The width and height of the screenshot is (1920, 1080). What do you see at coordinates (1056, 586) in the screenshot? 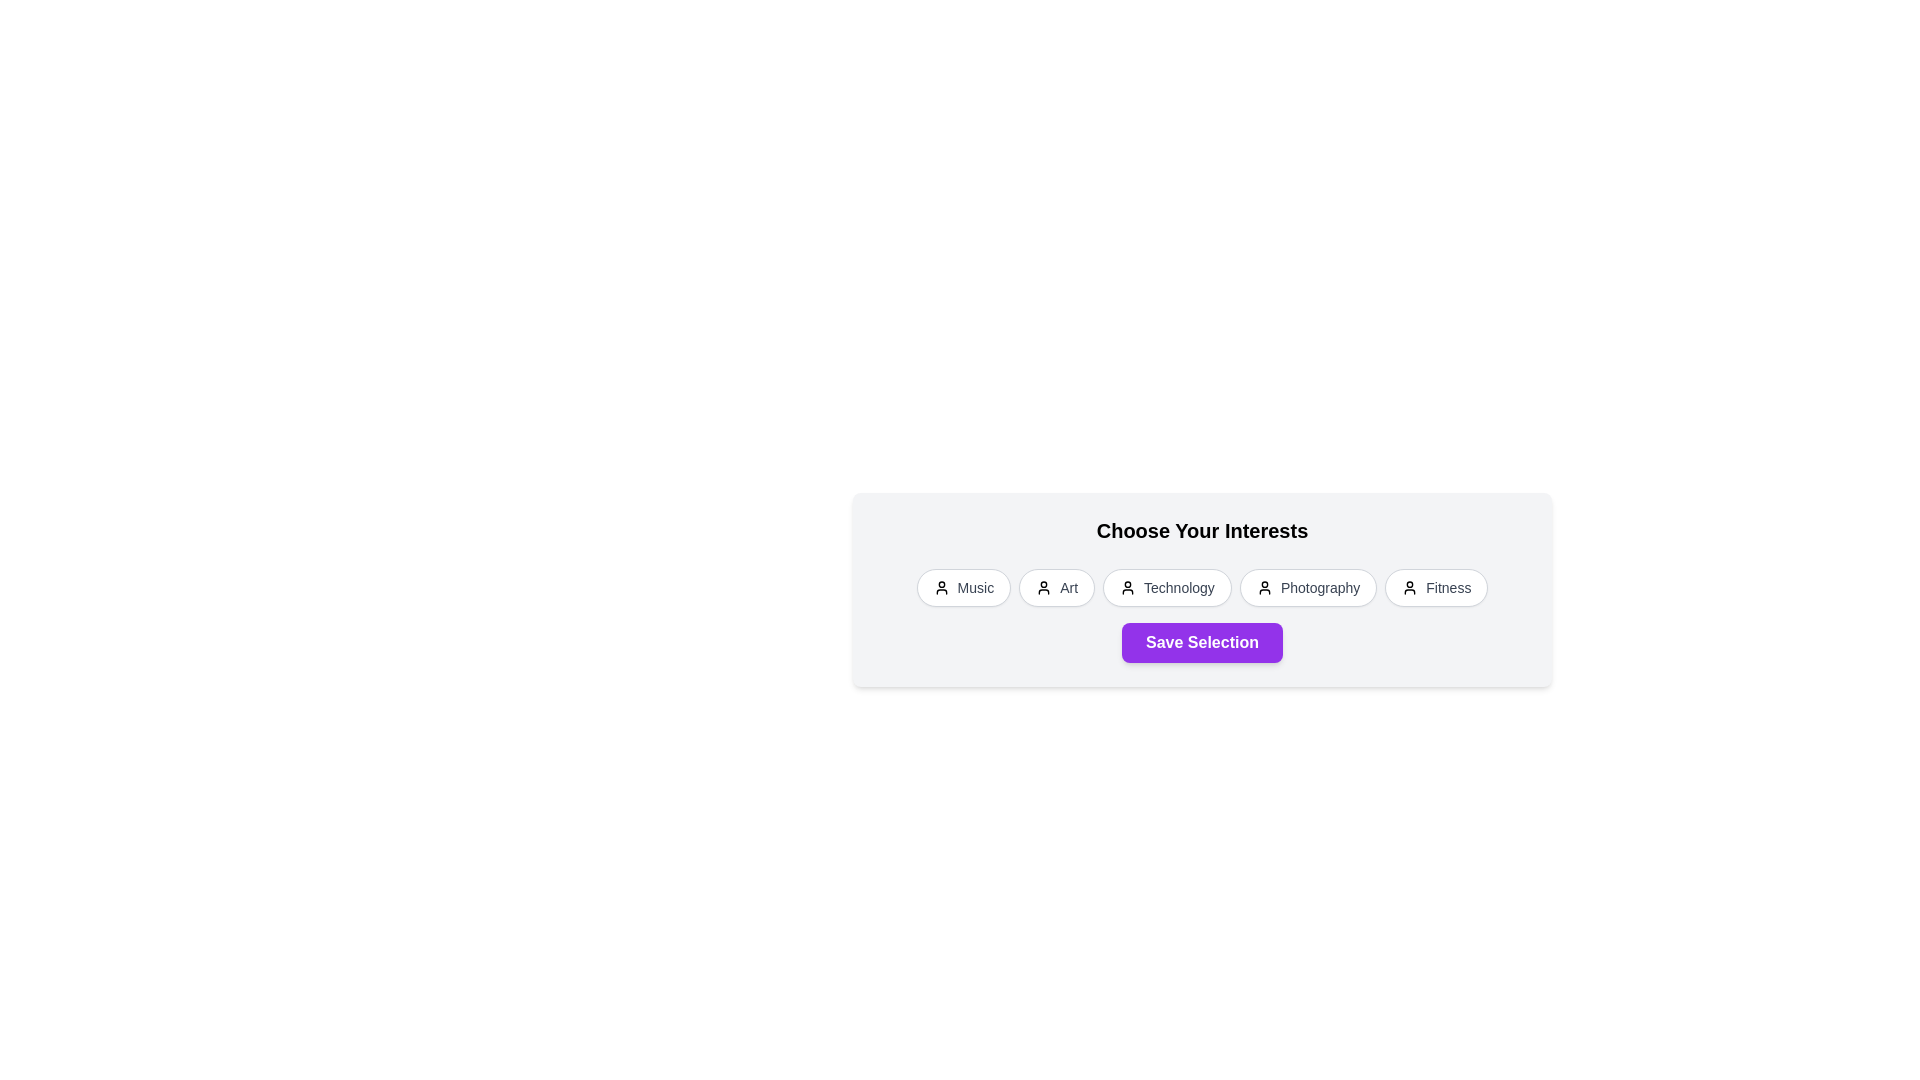
I see `the interest chip labeled Art by clicking on it` at bounding box center [1056, 586].